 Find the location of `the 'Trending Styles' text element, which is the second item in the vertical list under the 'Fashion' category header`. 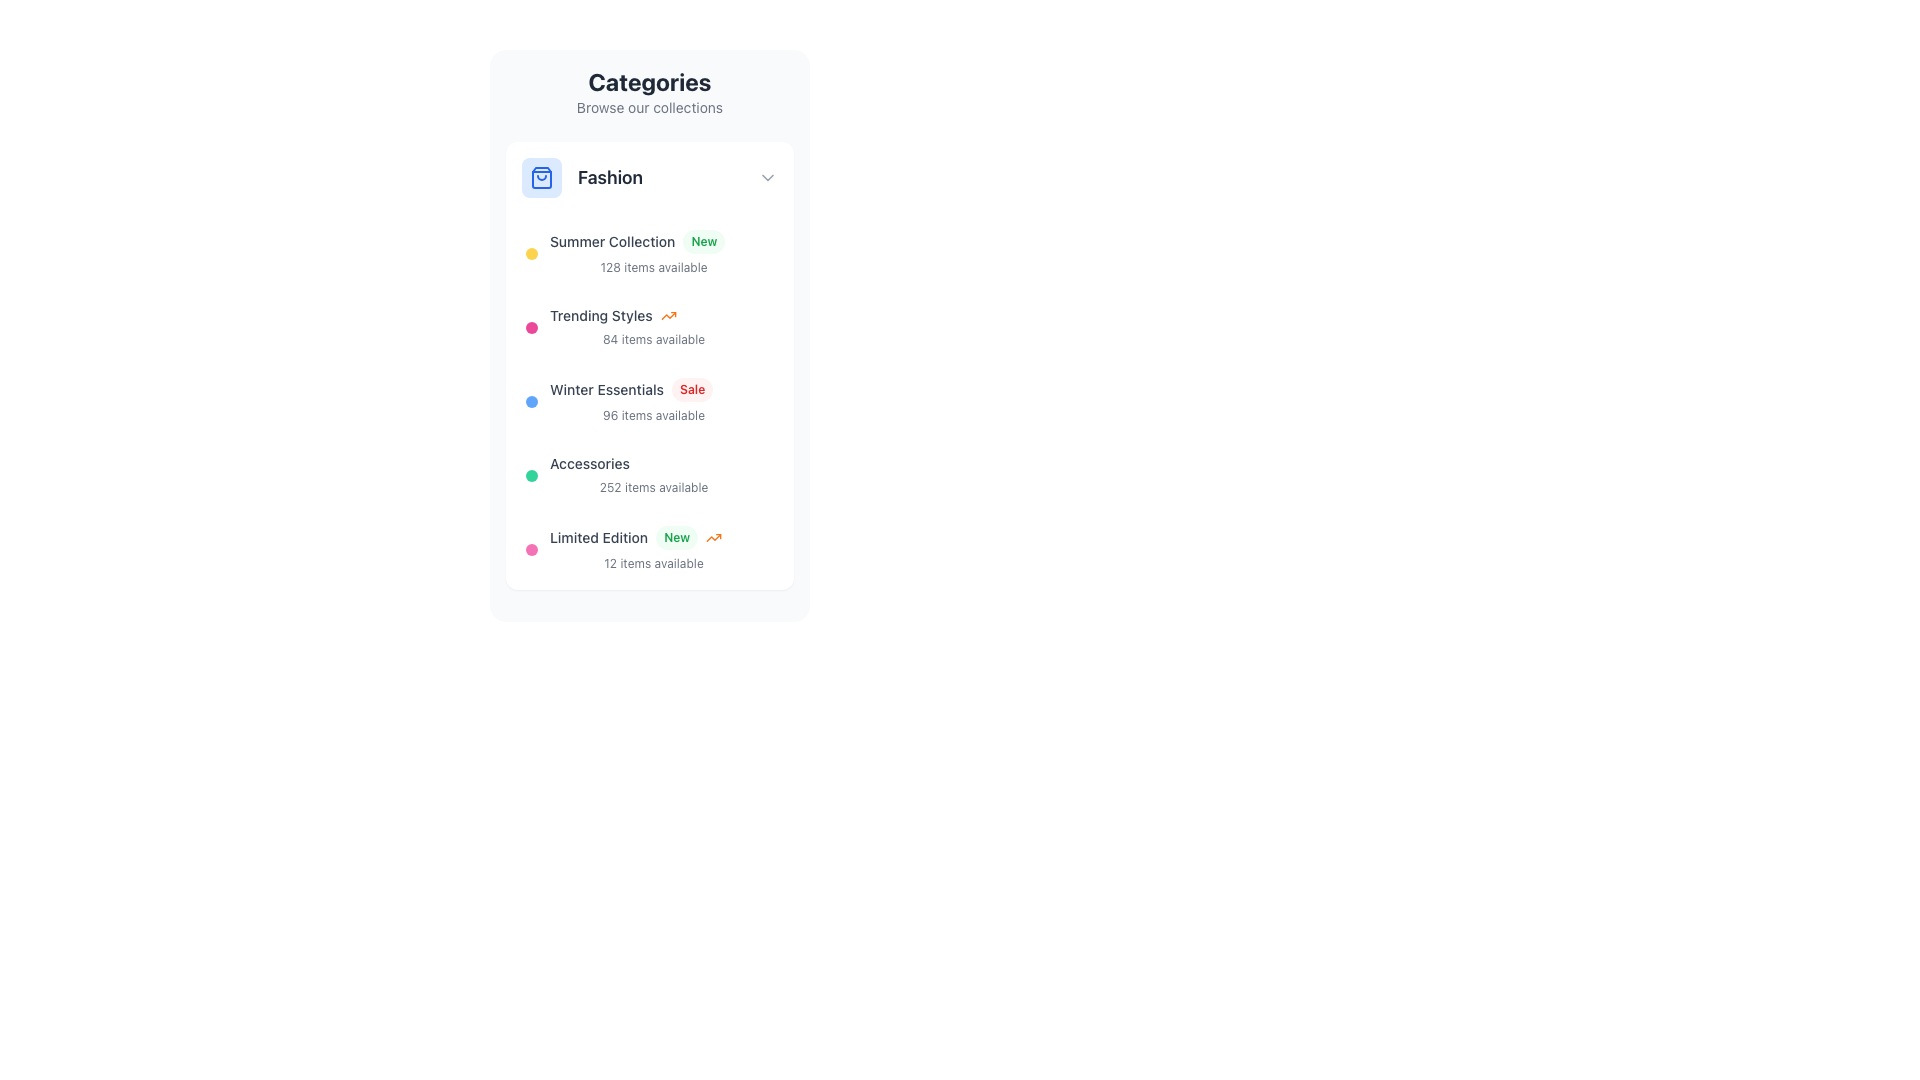

the 'Trending Styles' text element, which is the second item in the vertical list under the 'Fashion' category header is located at coordinates (653, 315).